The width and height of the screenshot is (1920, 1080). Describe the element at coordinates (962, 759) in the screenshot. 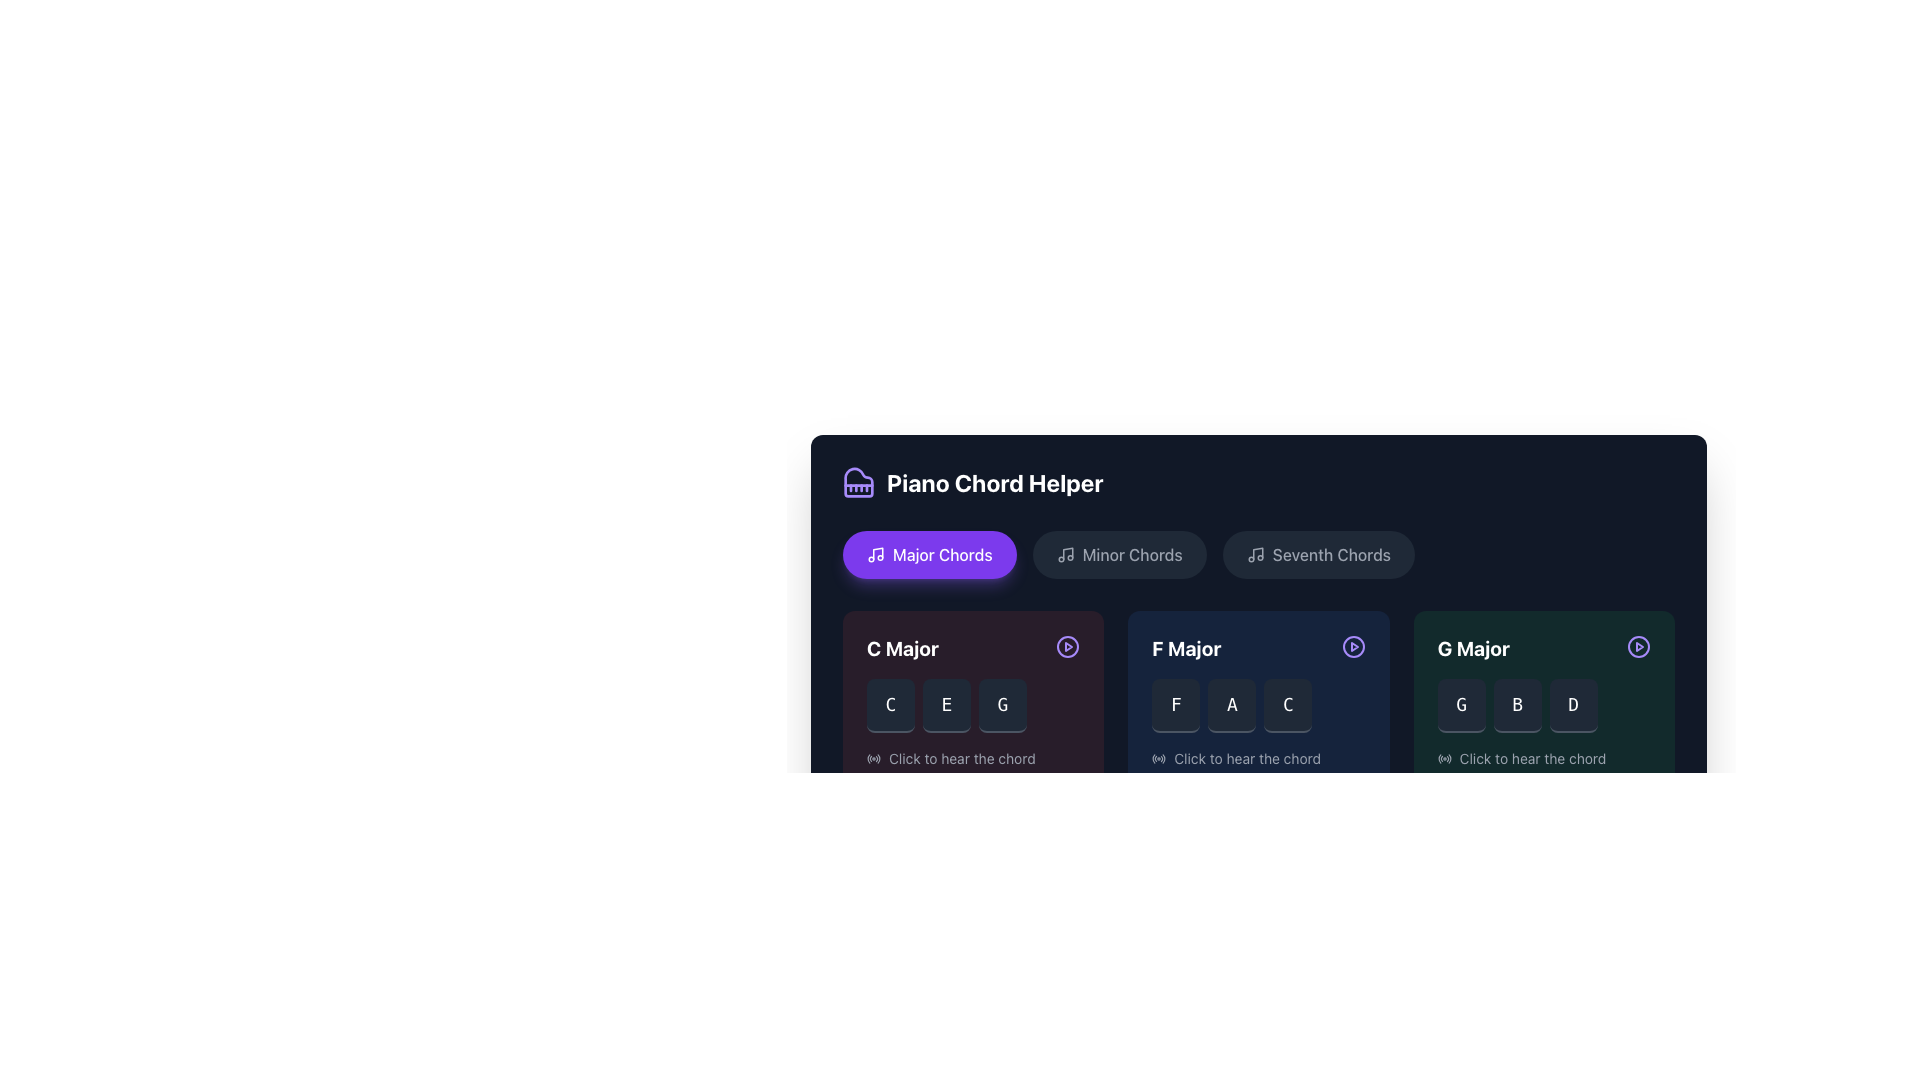

I see `the text label that instructs 'Click to hear the chord', which is associated with the 'C Major' chord section, positioned below the keys' representation` at that location.